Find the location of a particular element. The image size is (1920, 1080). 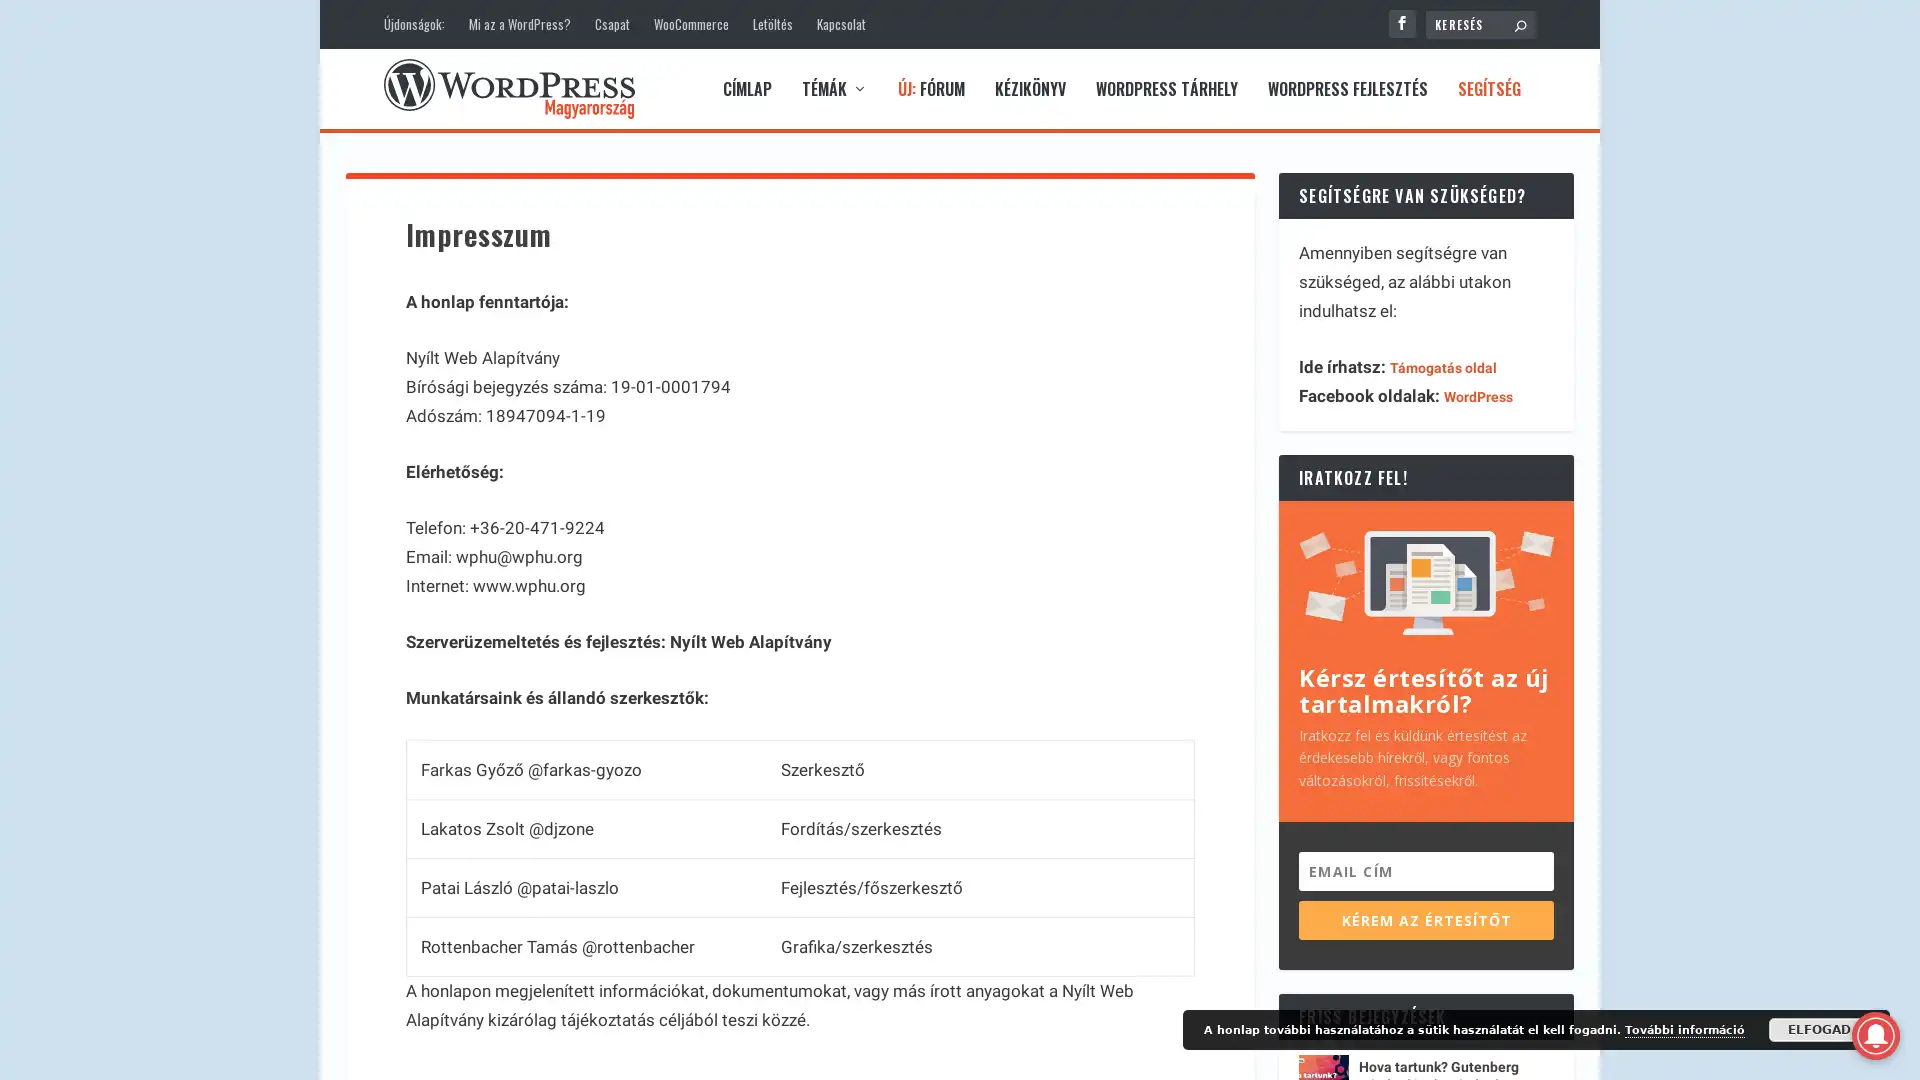

ELFOGAD is located at coordinates (1819, 1029).